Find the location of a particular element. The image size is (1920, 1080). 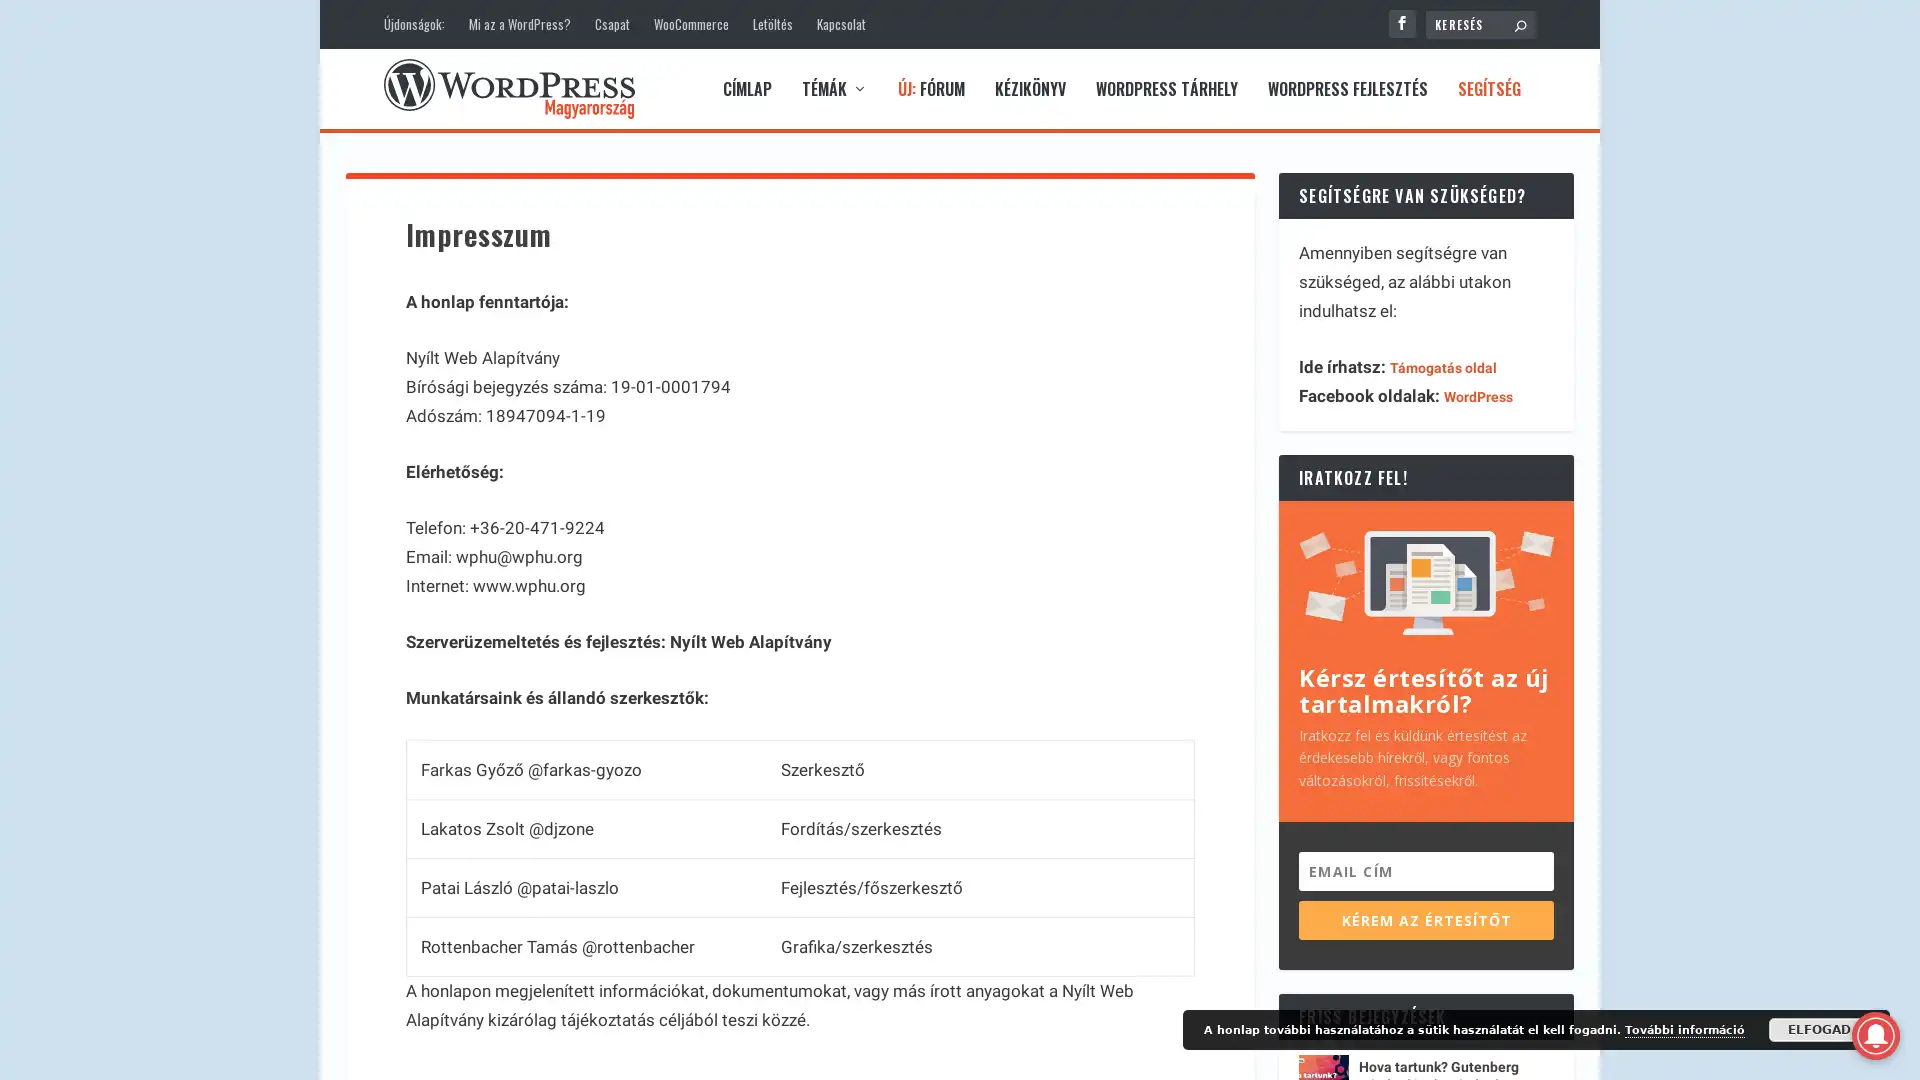

ELFOGAD is located at coordinates (1819, 1029).